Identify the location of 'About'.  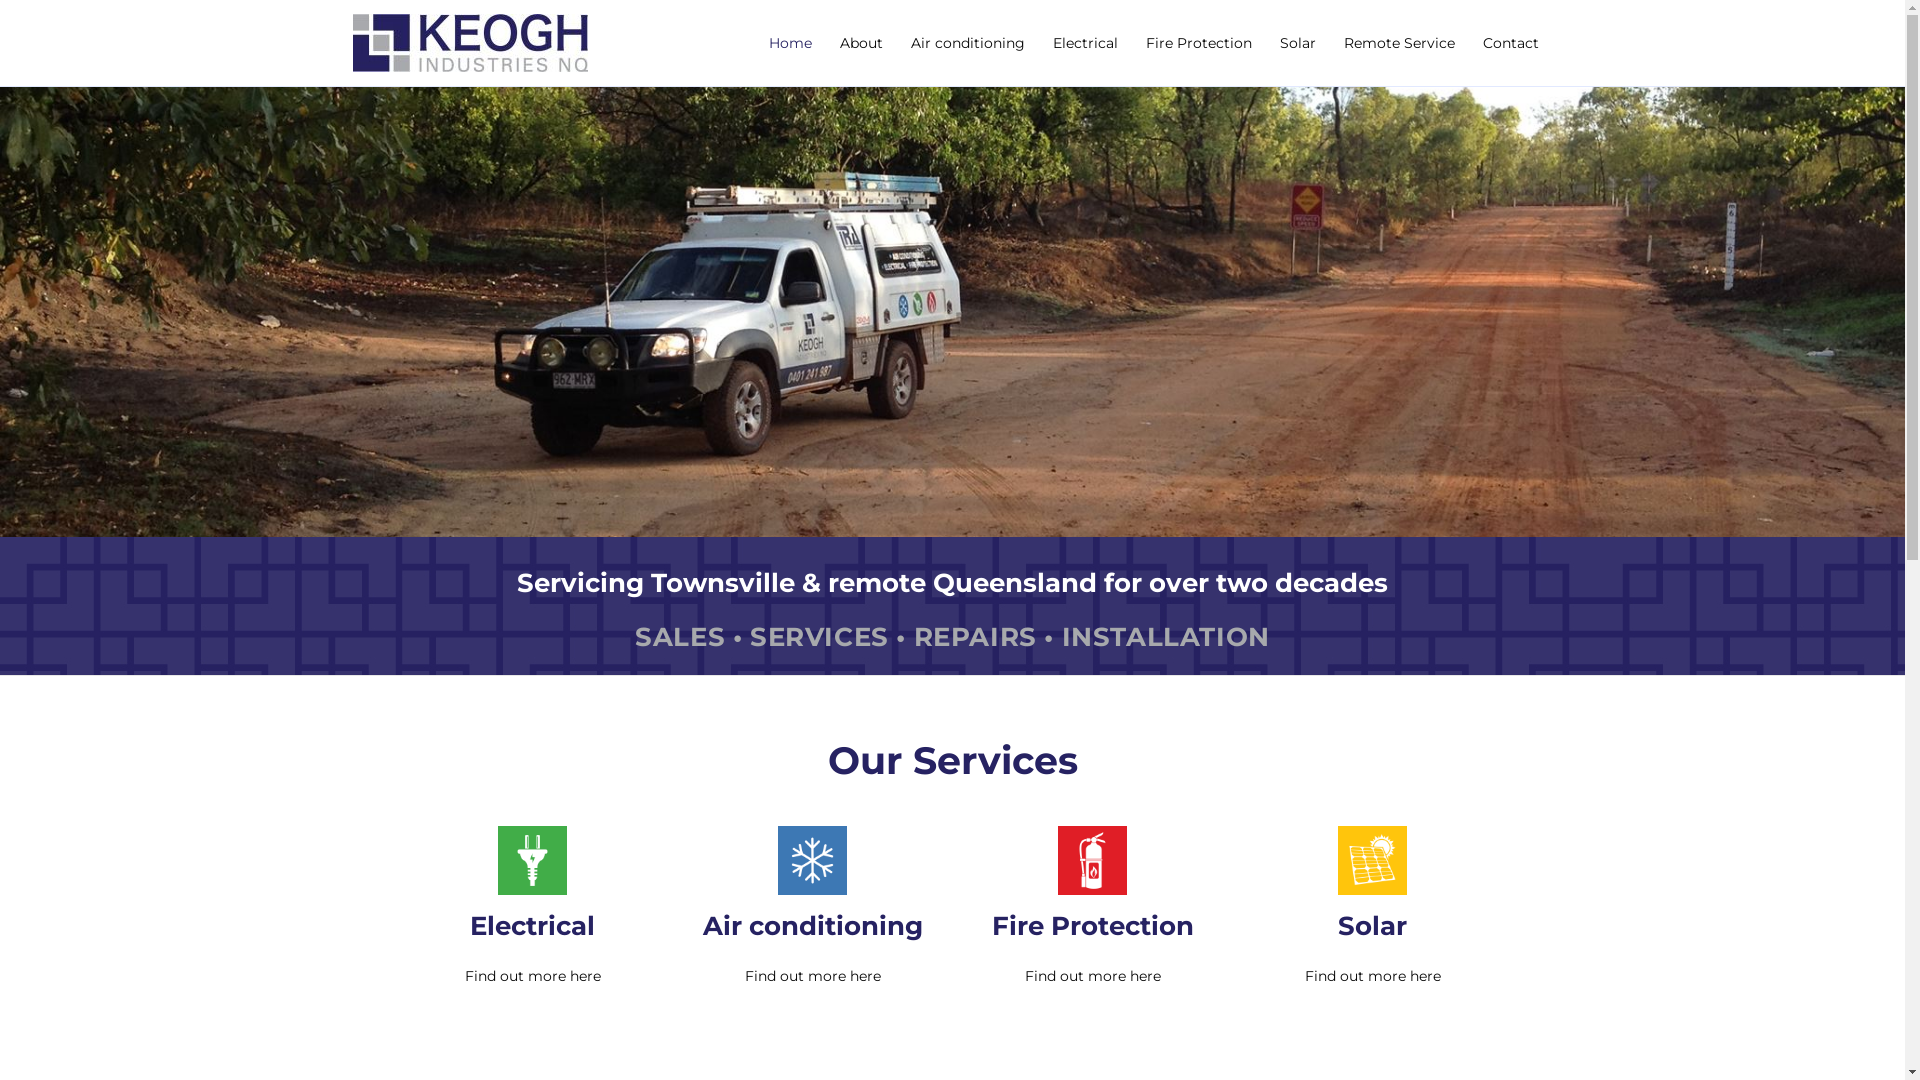
(861, 42).